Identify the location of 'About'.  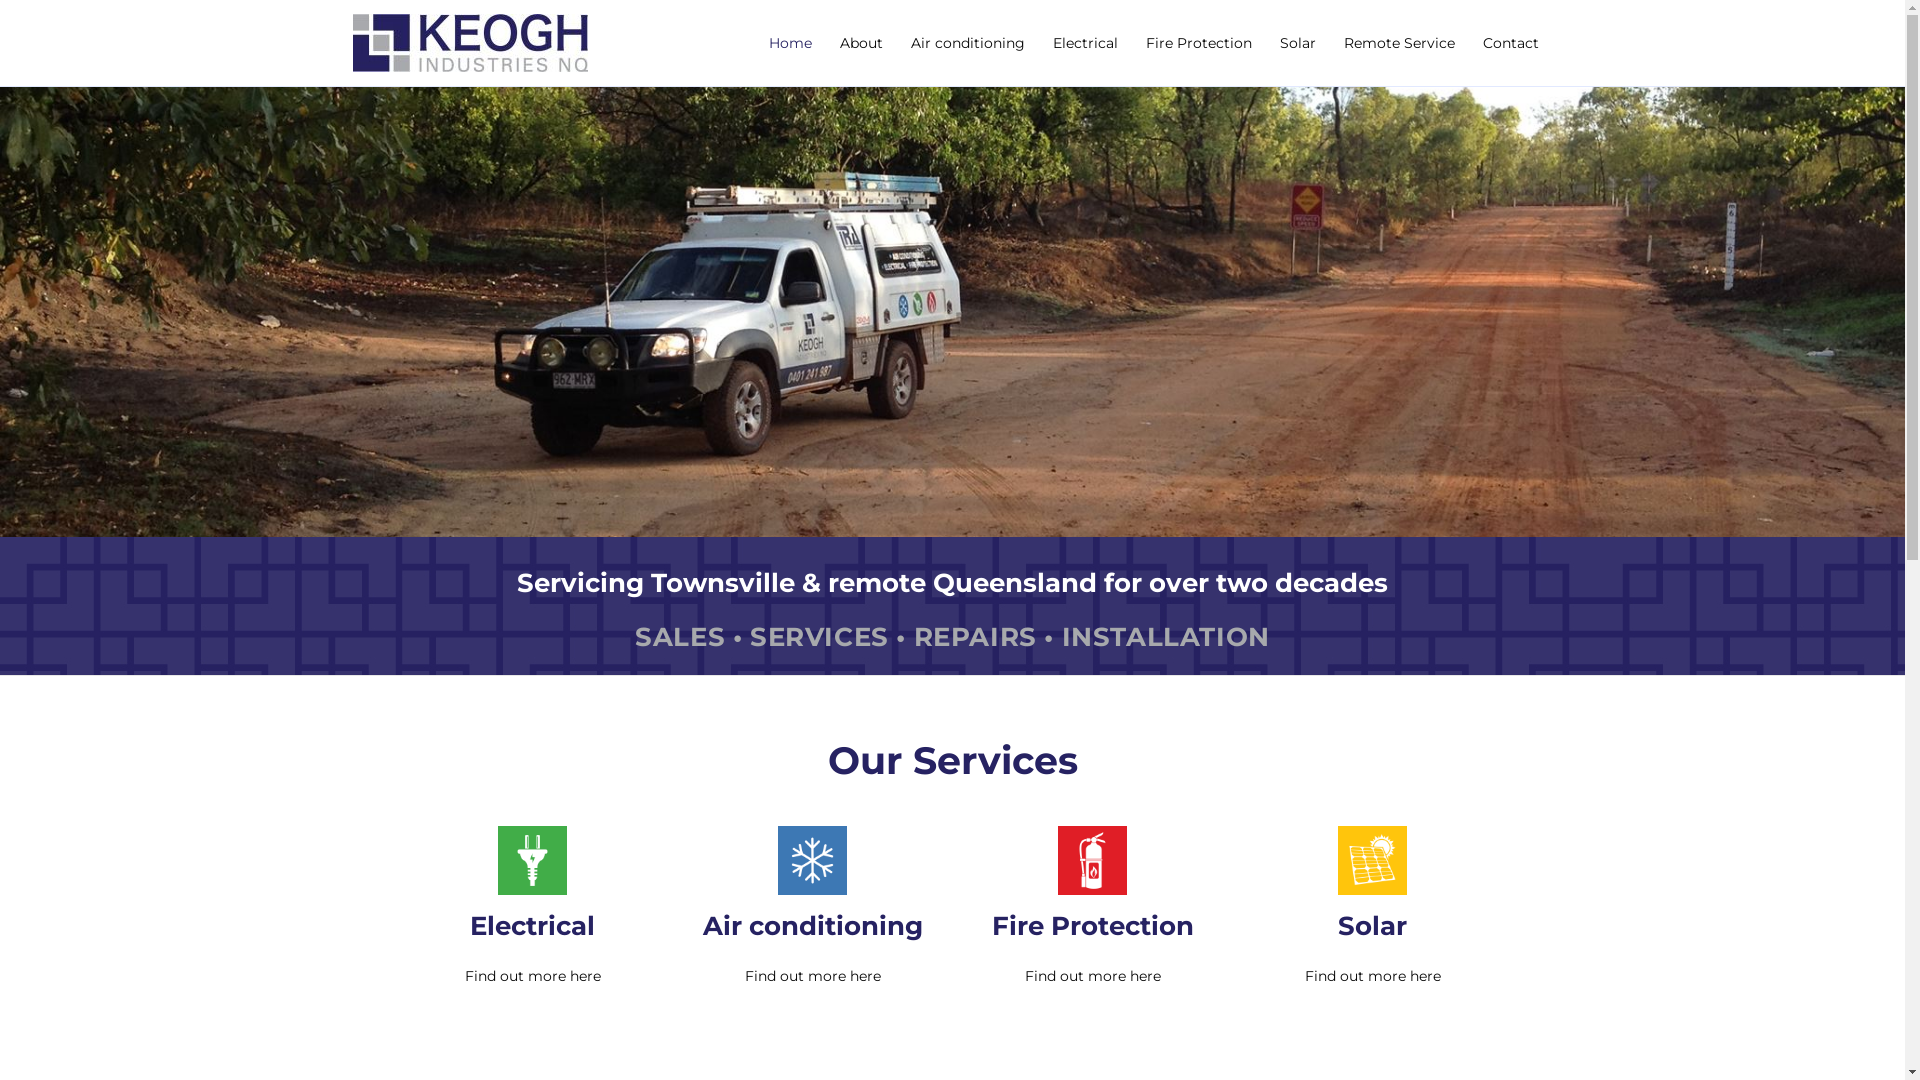
(861, 42).